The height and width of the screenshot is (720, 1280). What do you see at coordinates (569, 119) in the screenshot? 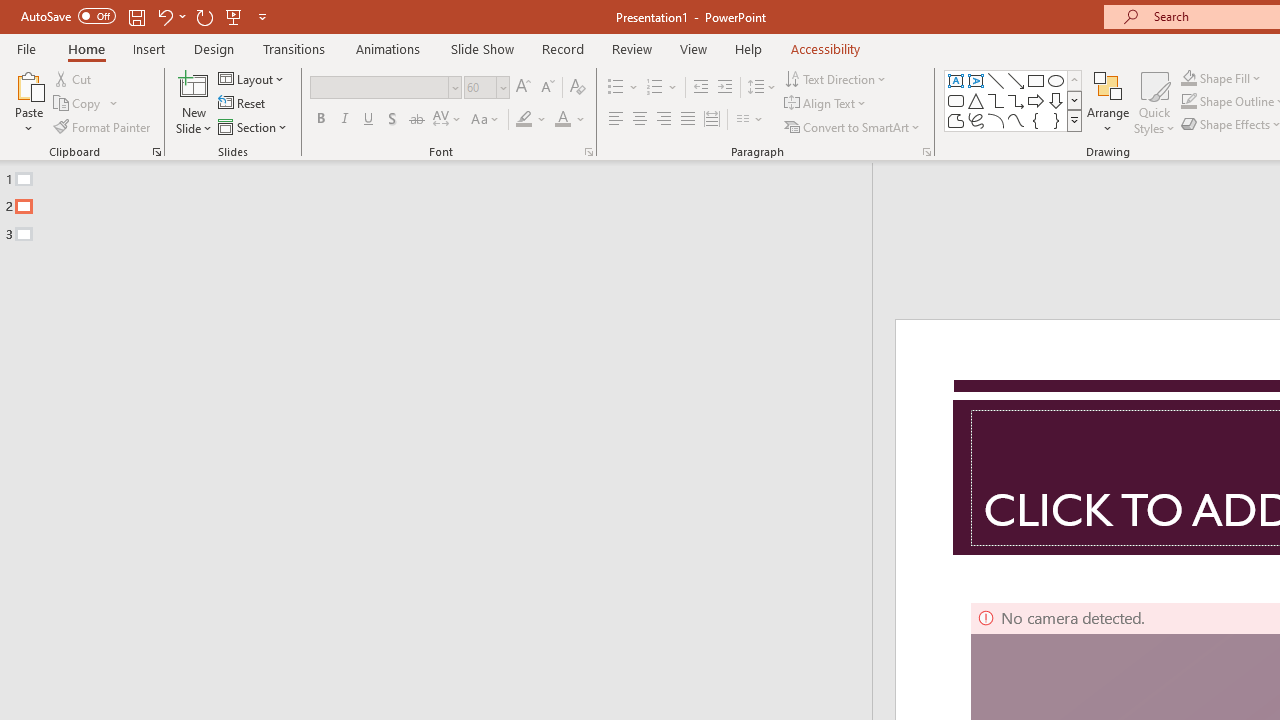
I see `'Font Color'` at bounding box center [569, 119].